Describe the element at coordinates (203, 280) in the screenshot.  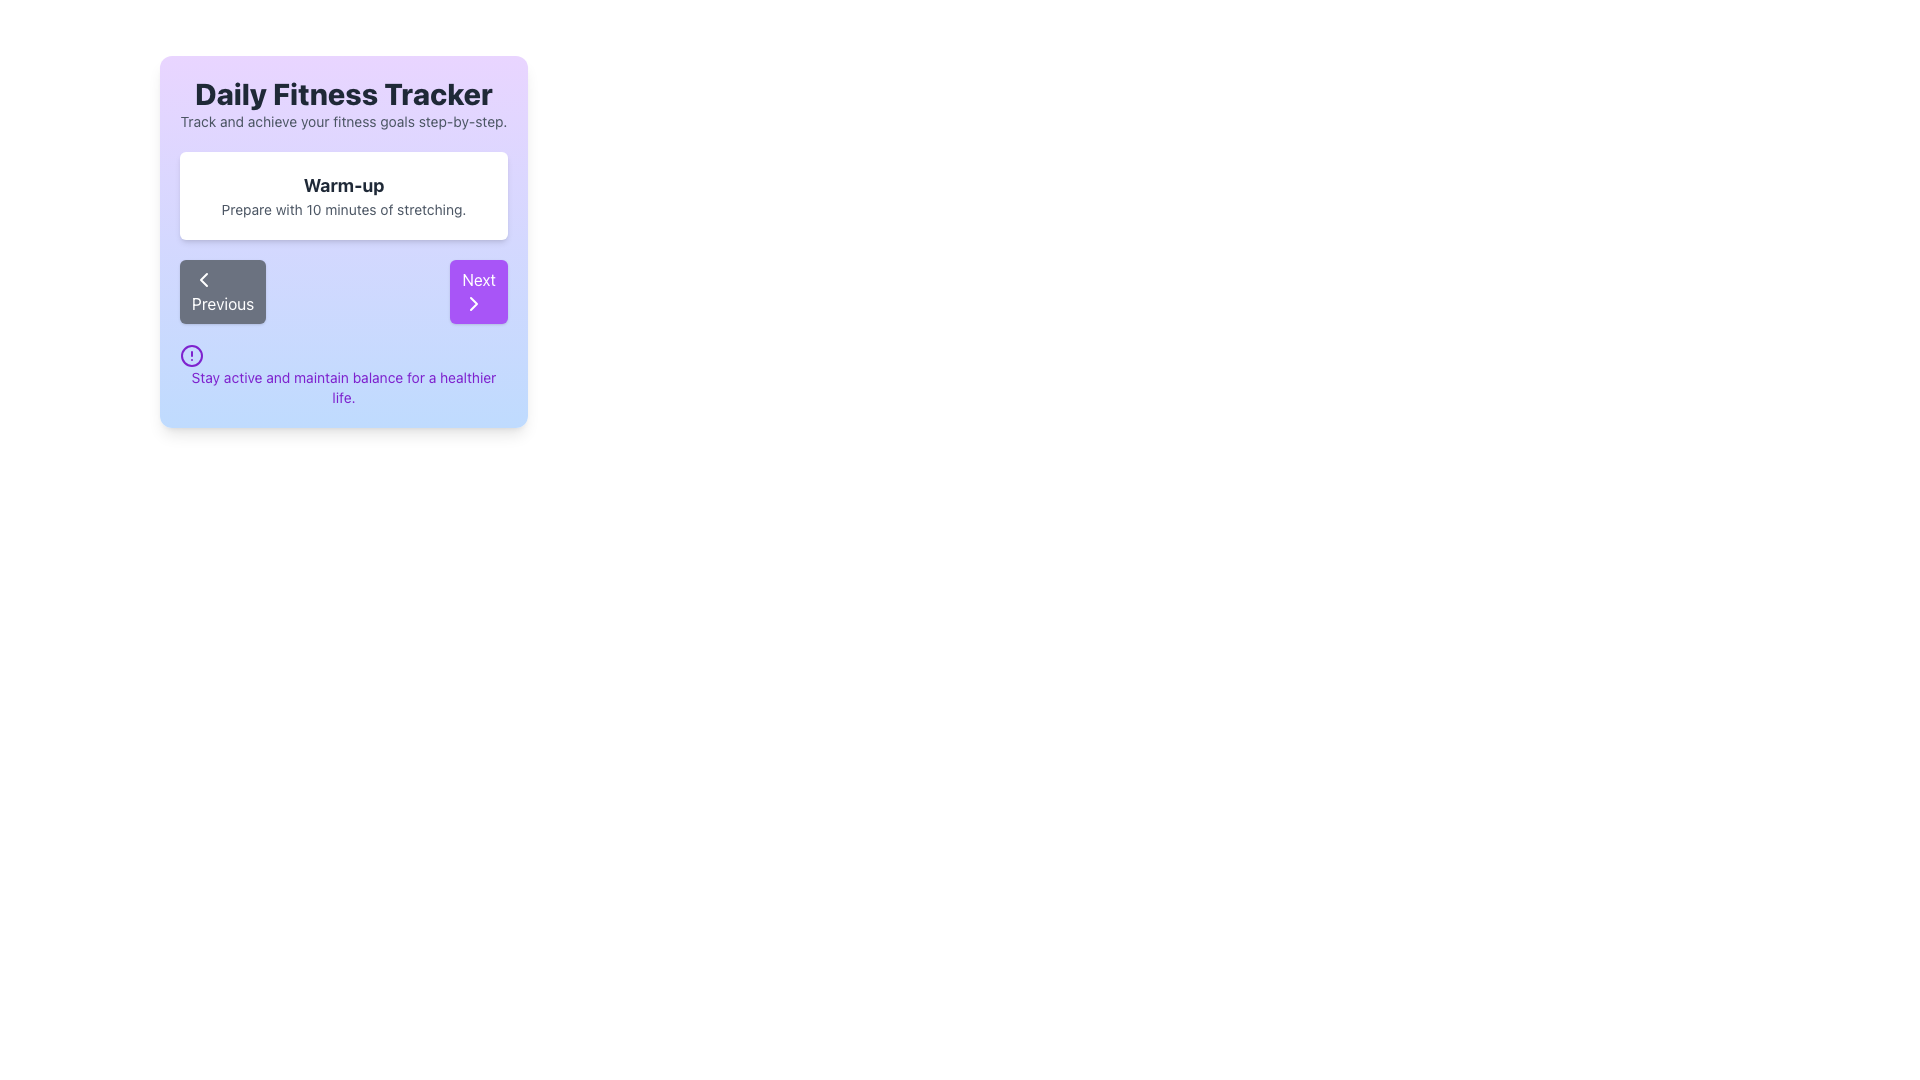
I see `the left arrow icon within the 'Previous' button` at that location.